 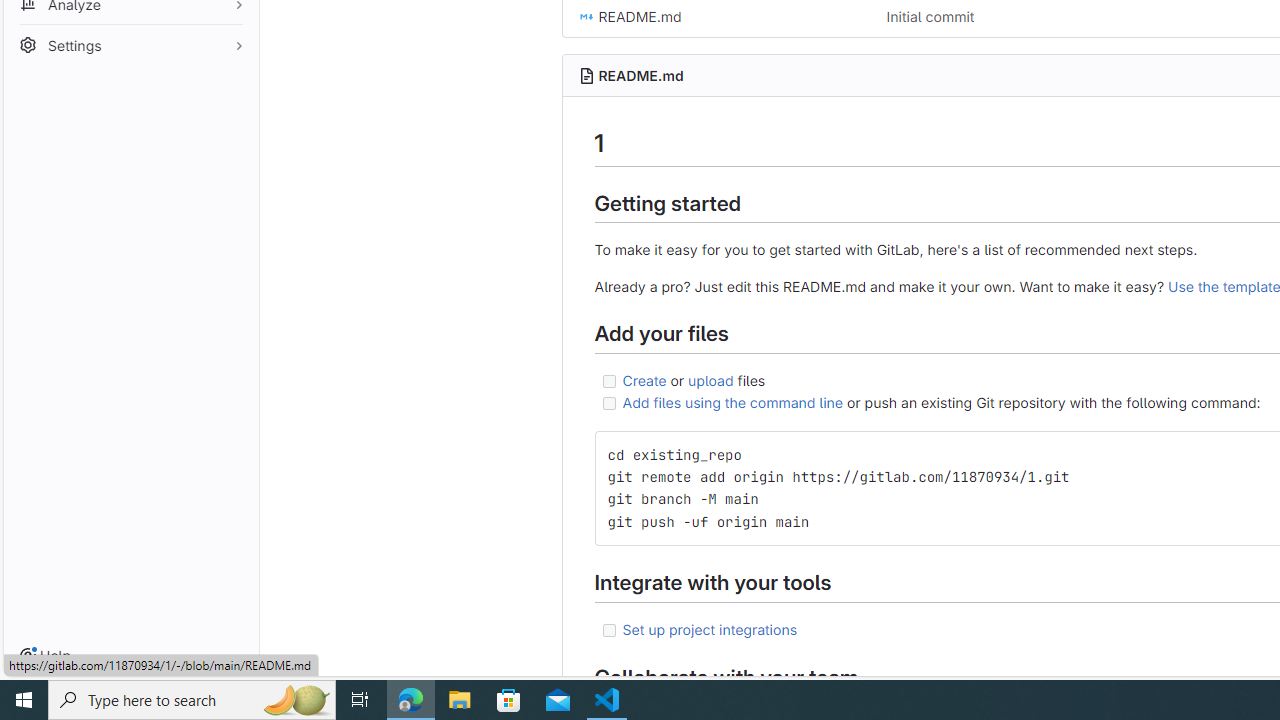 I want to click on 'Create', so click(x=644, y=379).